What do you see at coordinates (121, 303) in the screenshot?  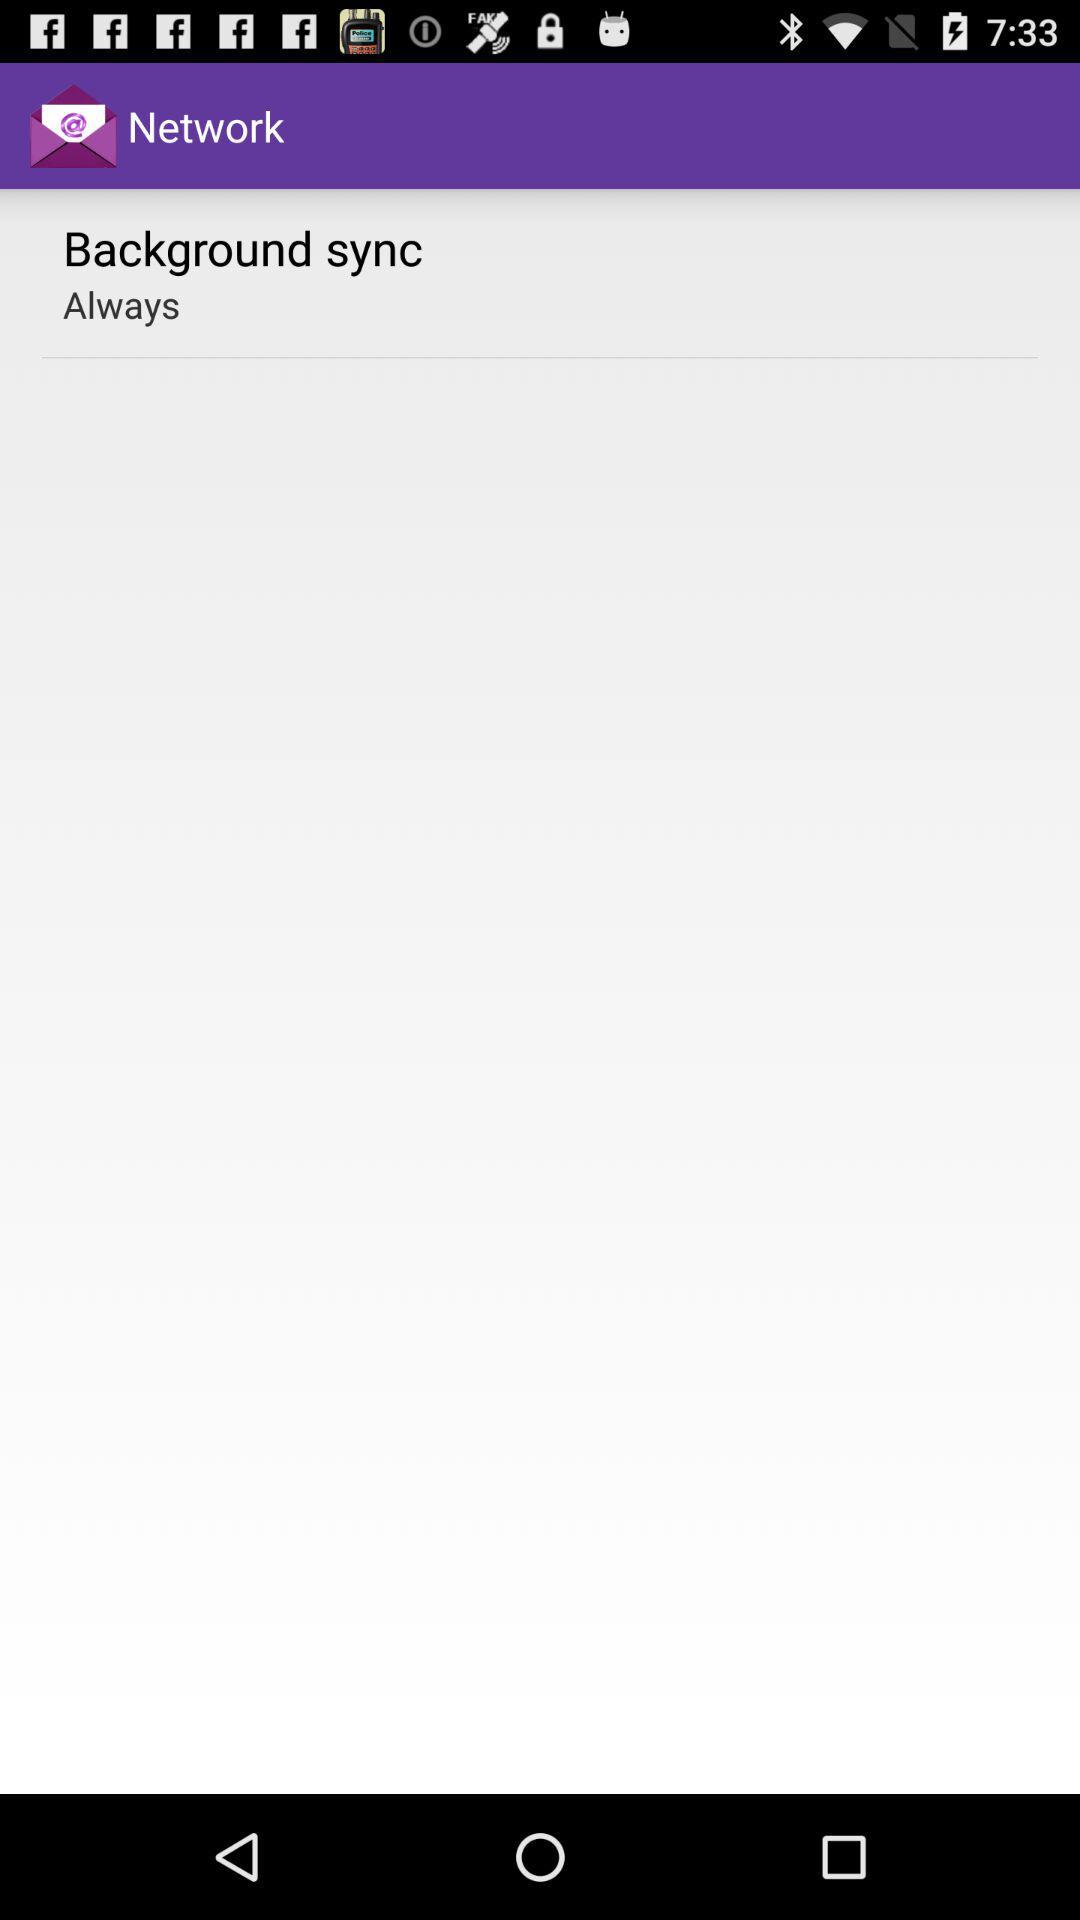 I see `item below background sync app` at bounding box center [121, 303].